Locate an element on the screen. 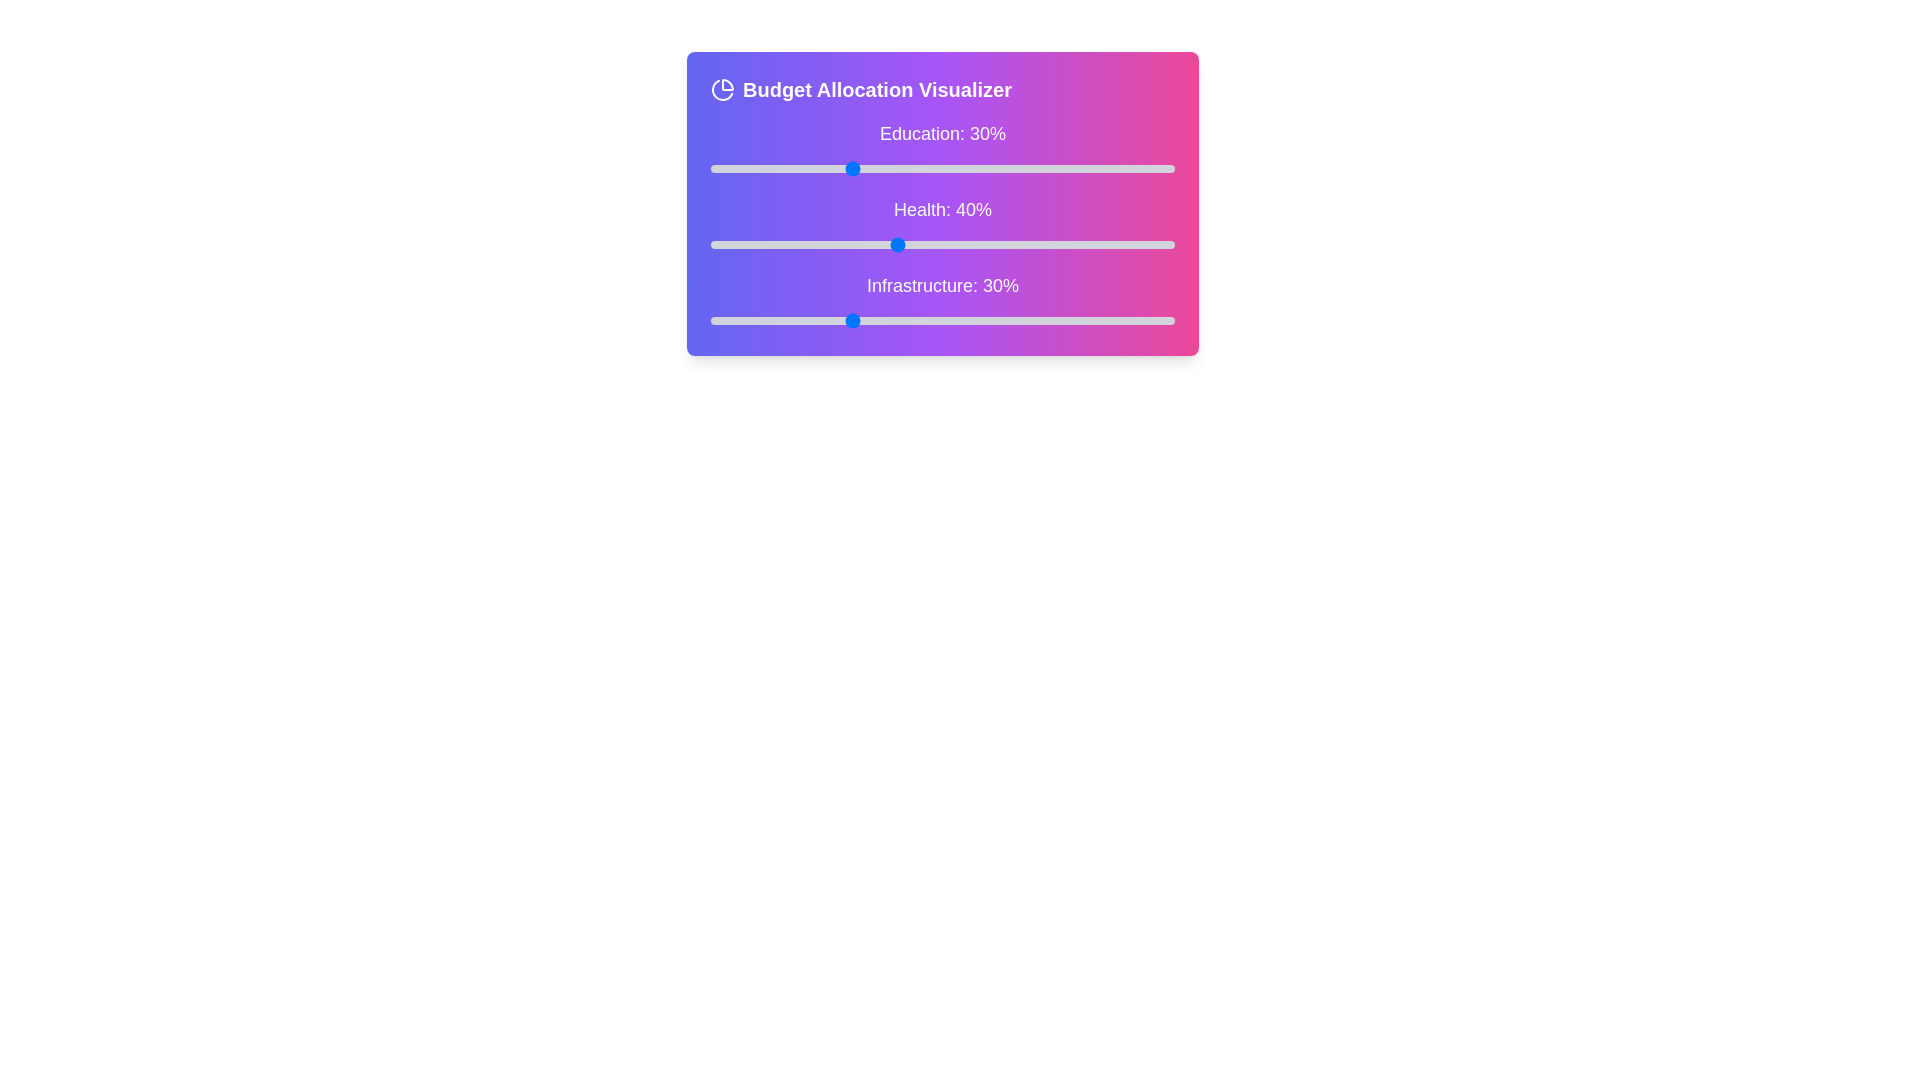  the top right segment of the pie chart icon in the 'Budget Allocation Visualizer' header section, which is a curved graphical component with a modern vector style is located at coordinates (727, 83).